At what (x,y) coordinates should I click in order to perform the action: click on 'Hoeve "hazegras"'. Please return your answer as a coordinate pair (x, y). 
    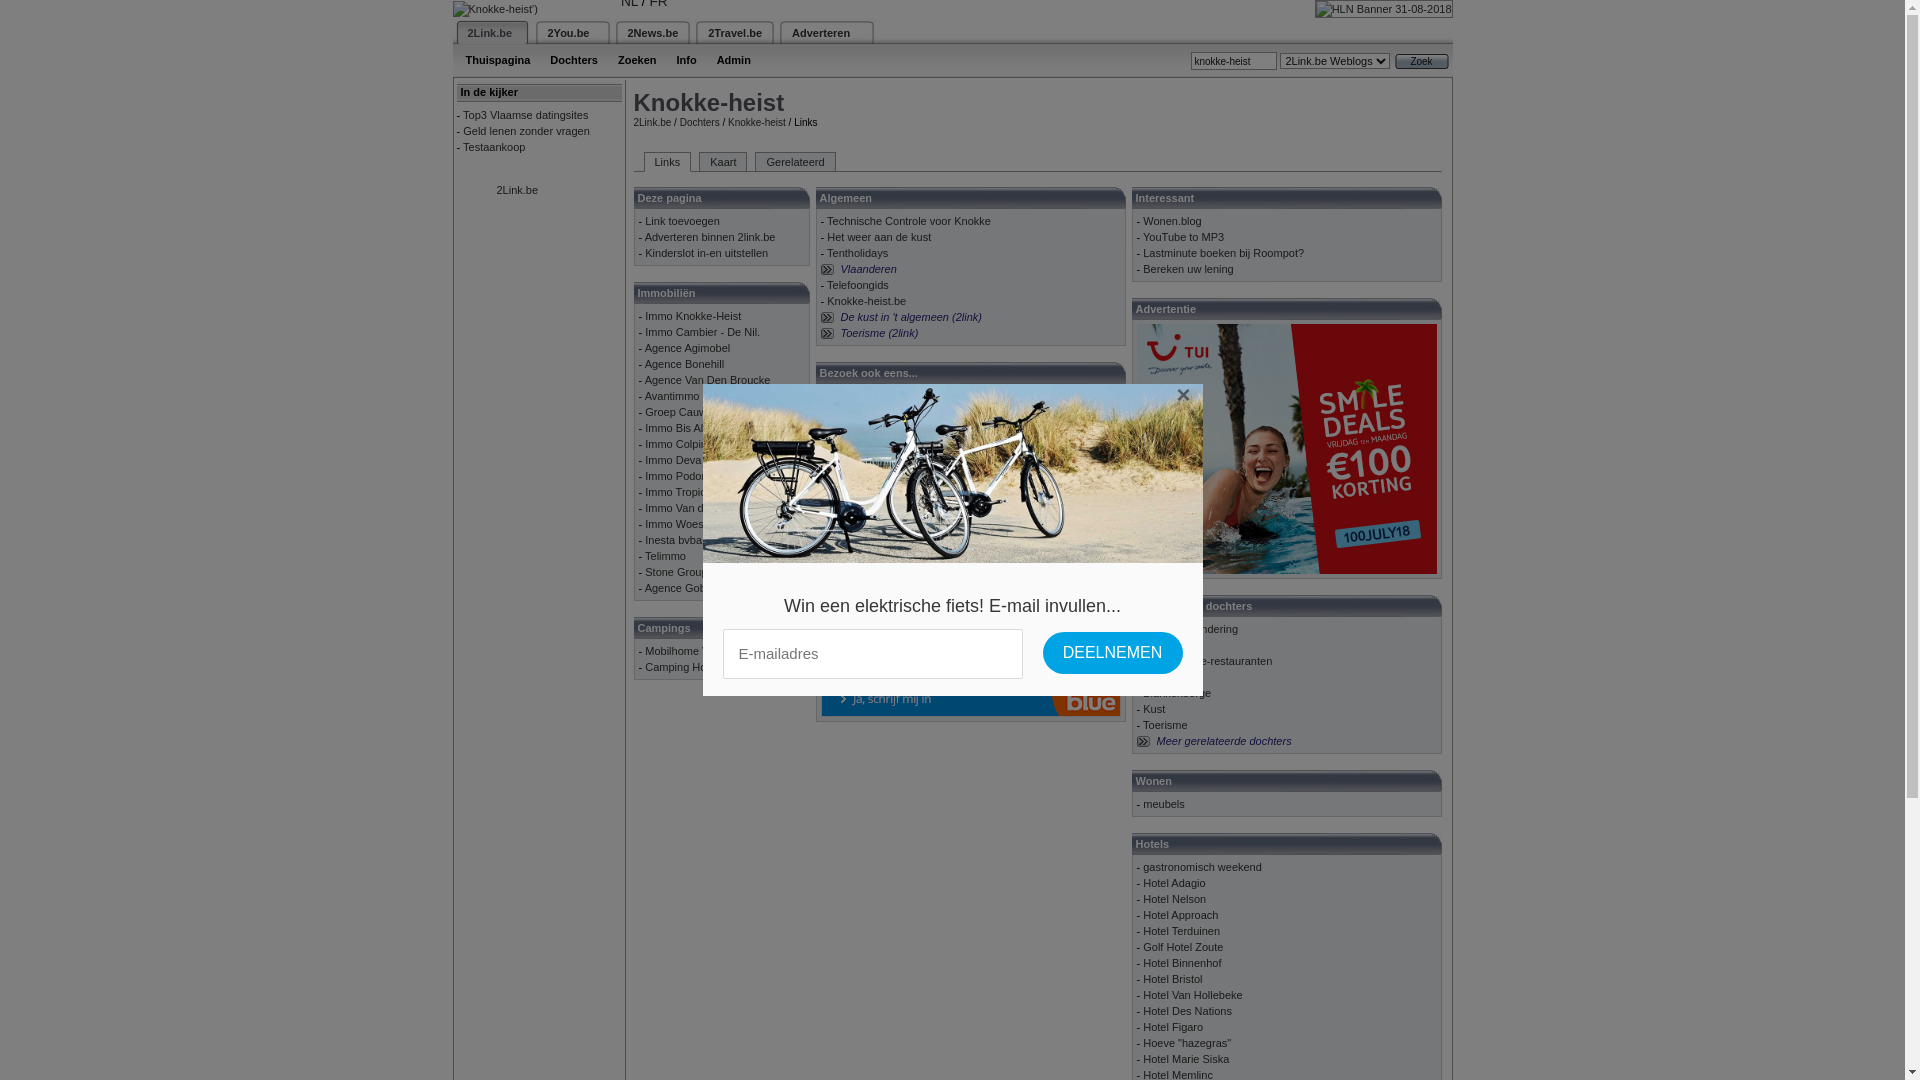
    Looking at the image, I should click on (1186, 1041).